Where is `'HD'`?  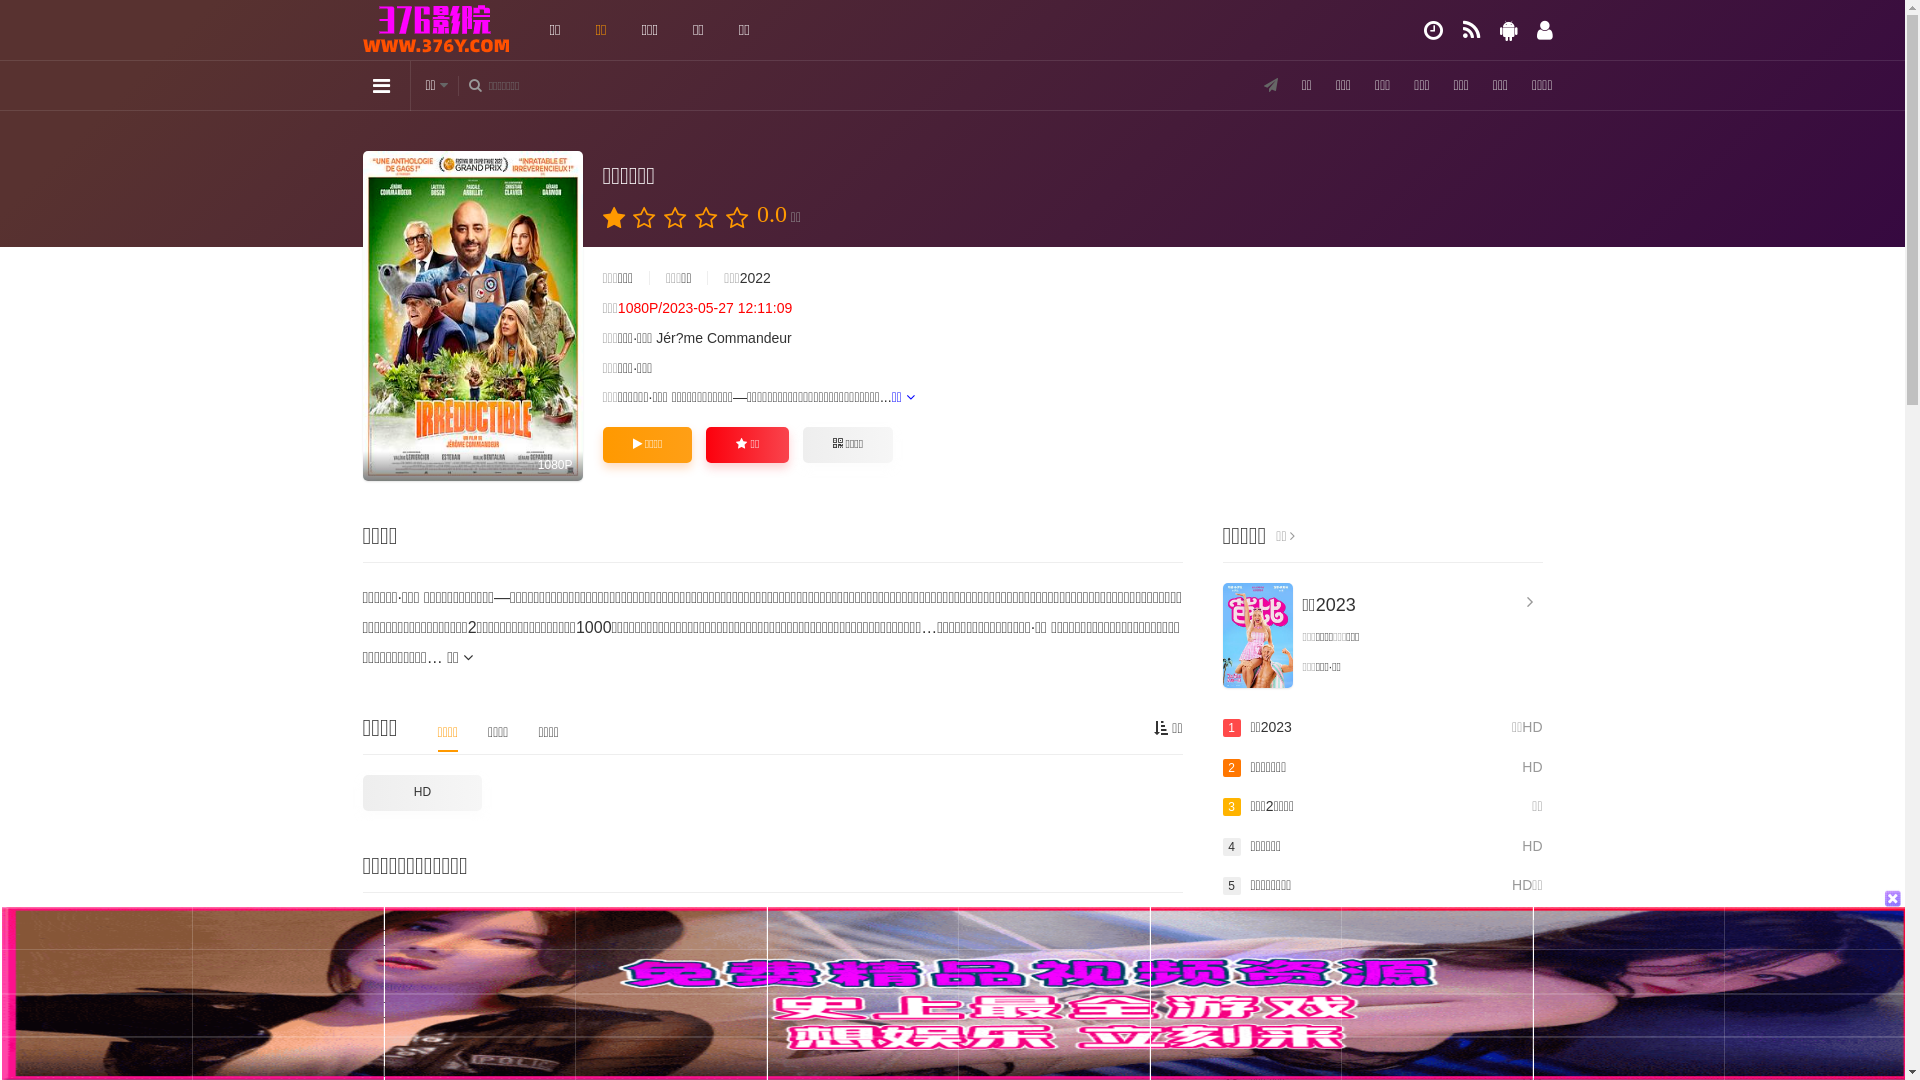
'HD' is located at coordinates (421, 792).